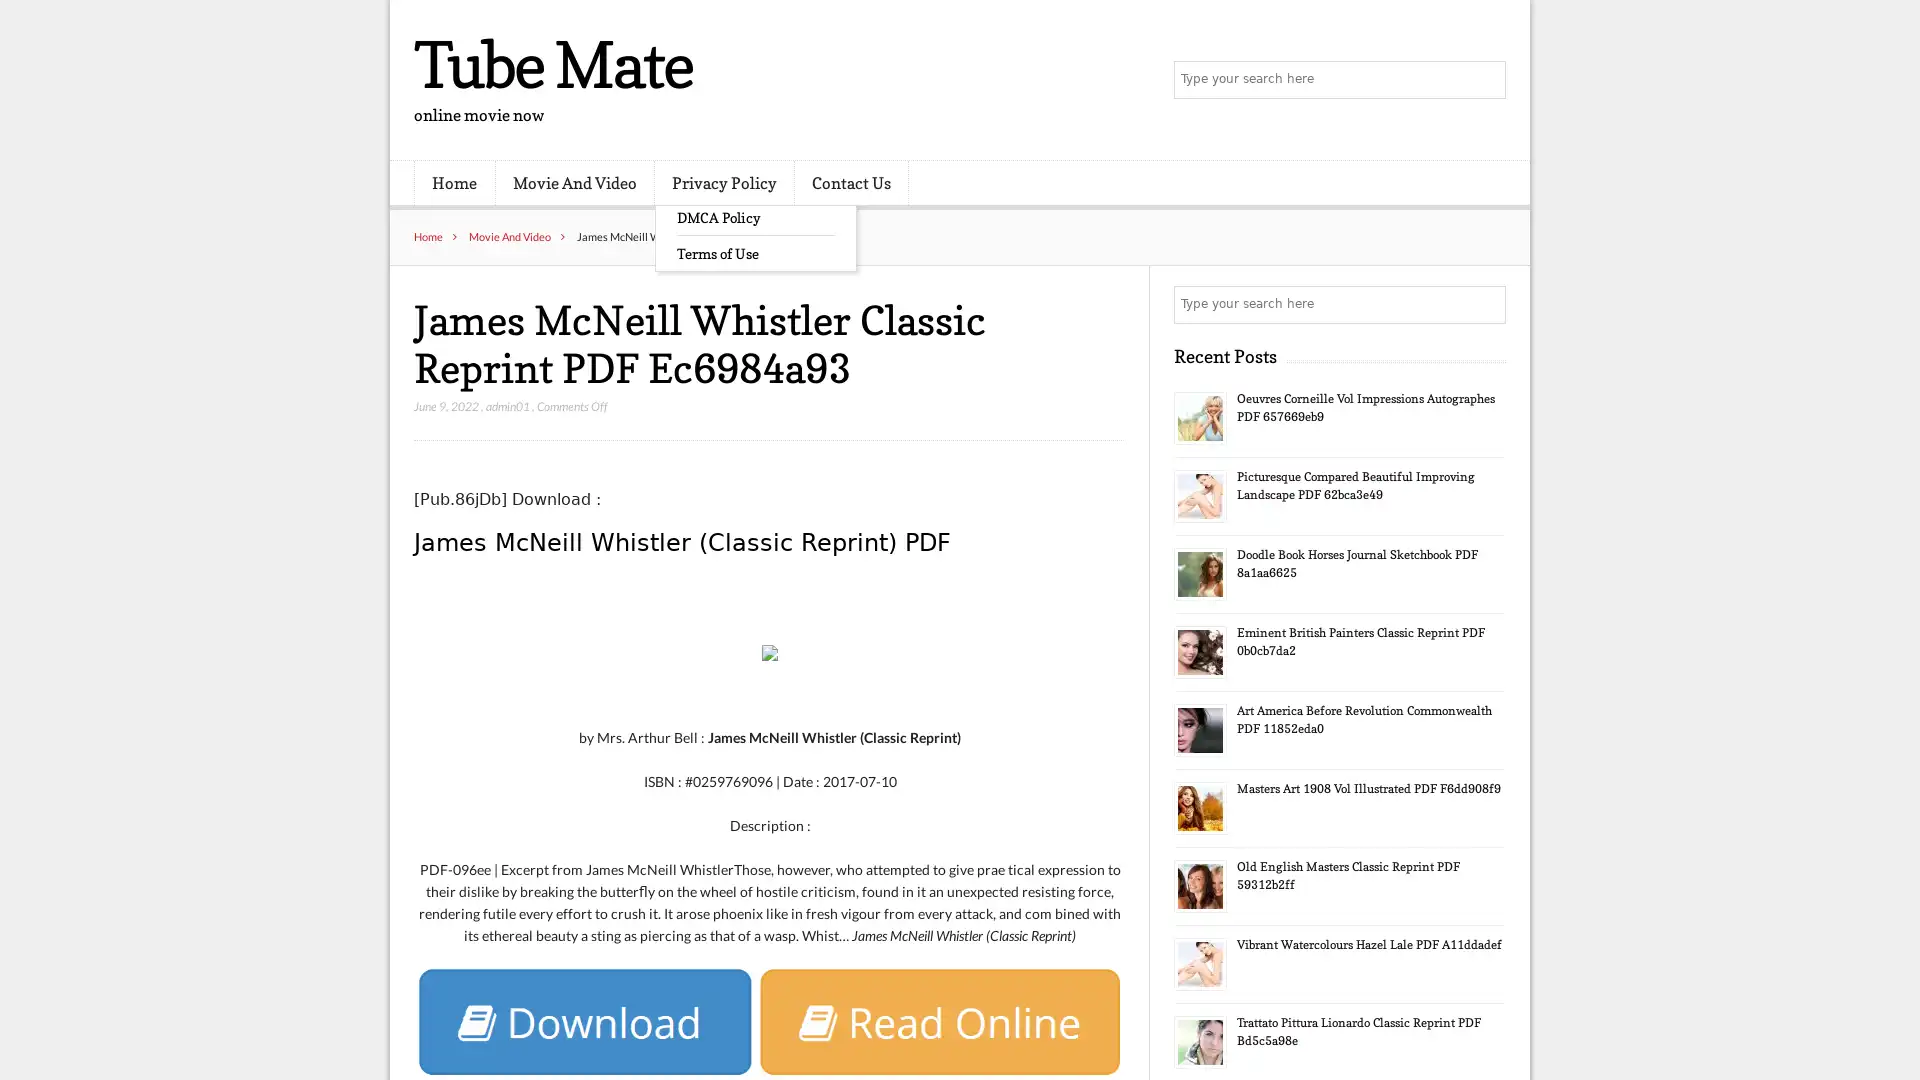 The width and height of the screenshot is (1920, 1080). I want to click on Search, so click(1485, 304).